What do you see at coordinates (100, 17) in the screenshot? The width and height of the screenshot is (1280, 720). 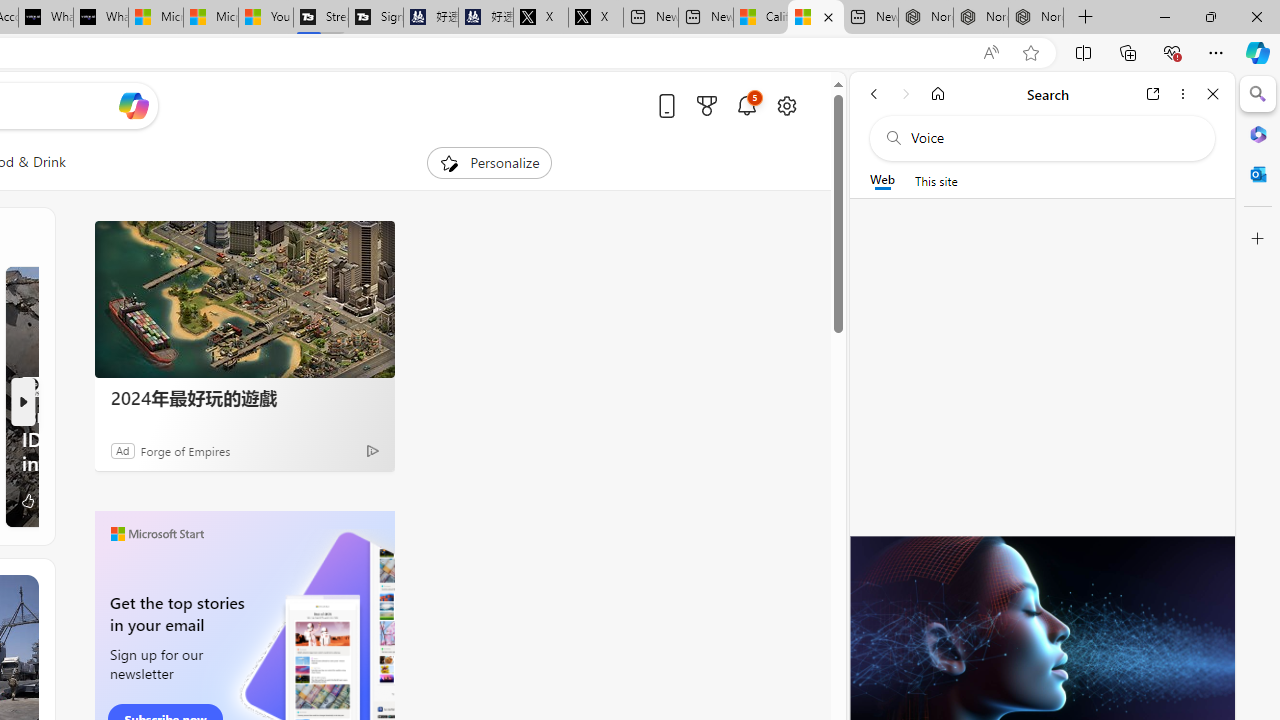 I see `'What'` at bounding box center [100, 17].